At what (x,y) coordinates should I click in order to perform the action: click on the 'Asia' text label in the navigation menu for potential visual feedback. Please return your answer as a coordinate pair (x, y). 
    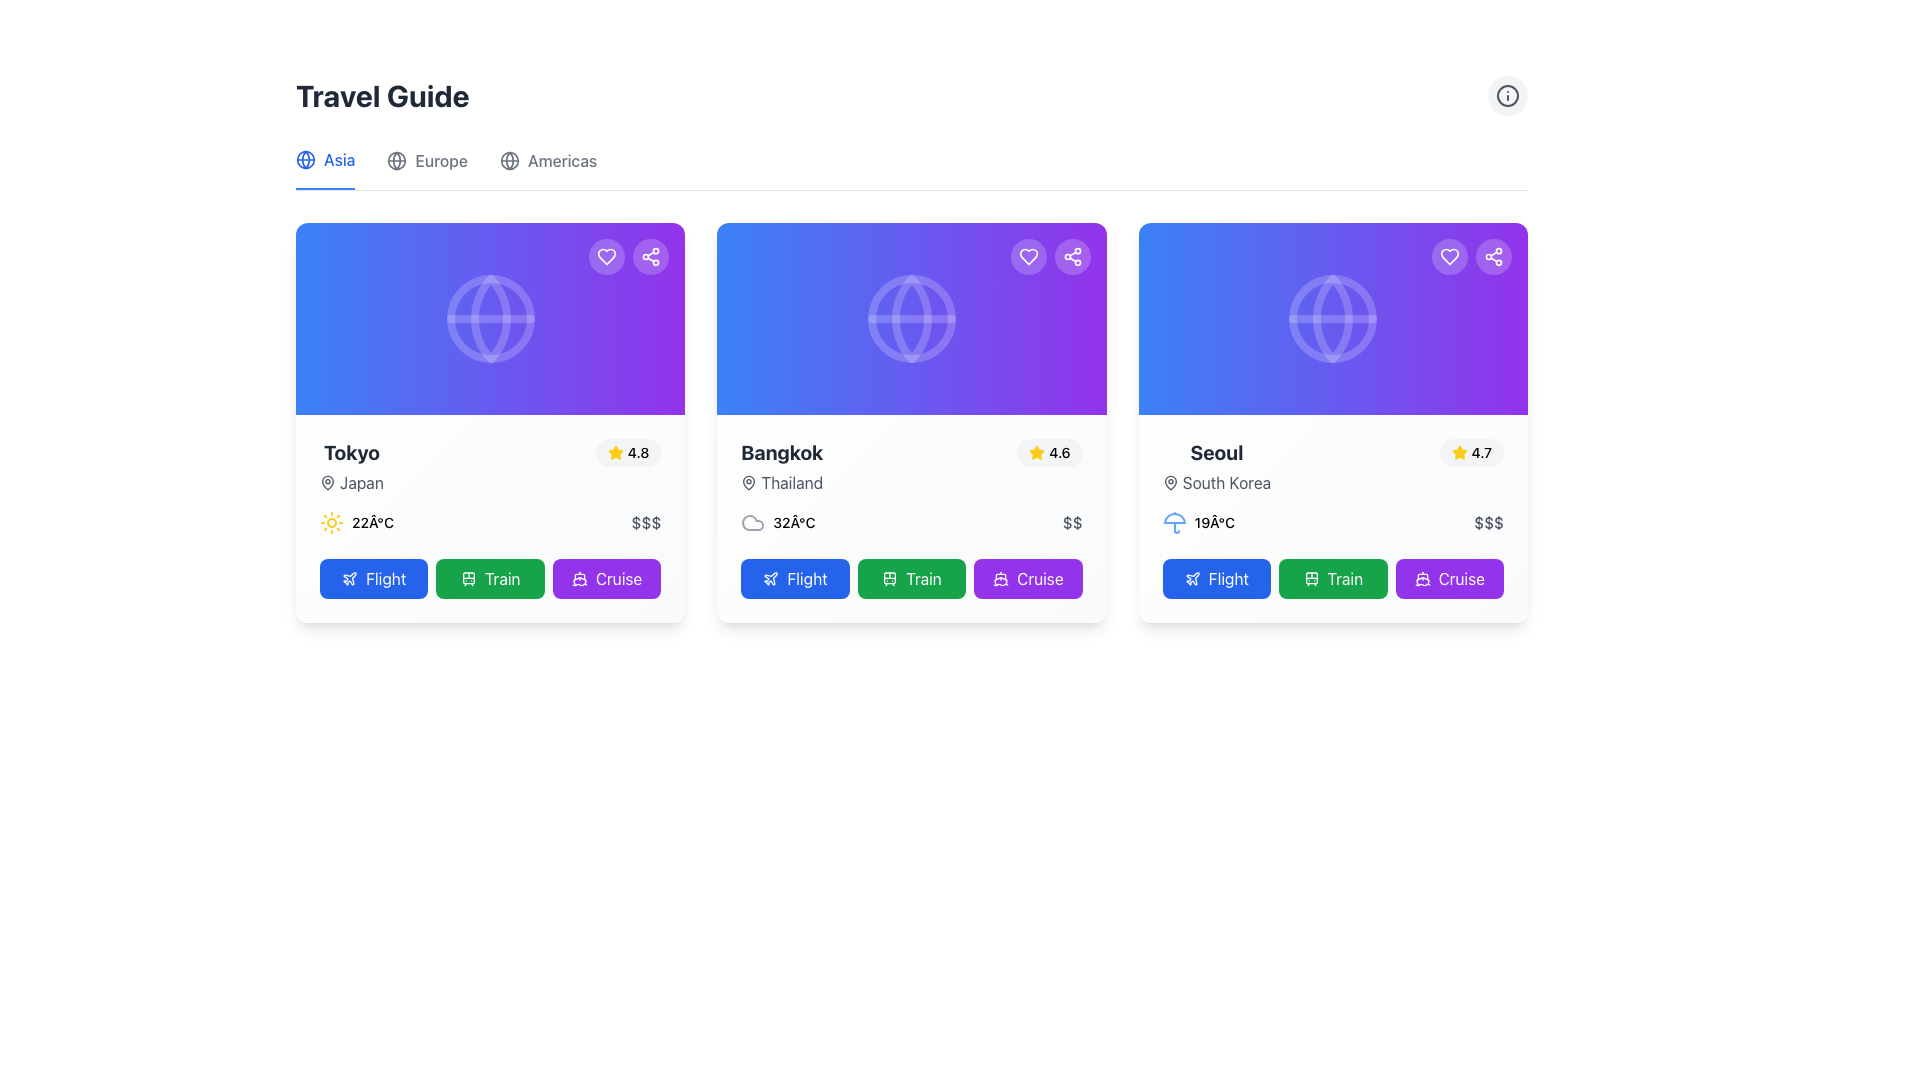
    Looking at the image, I should click on (339, 158).